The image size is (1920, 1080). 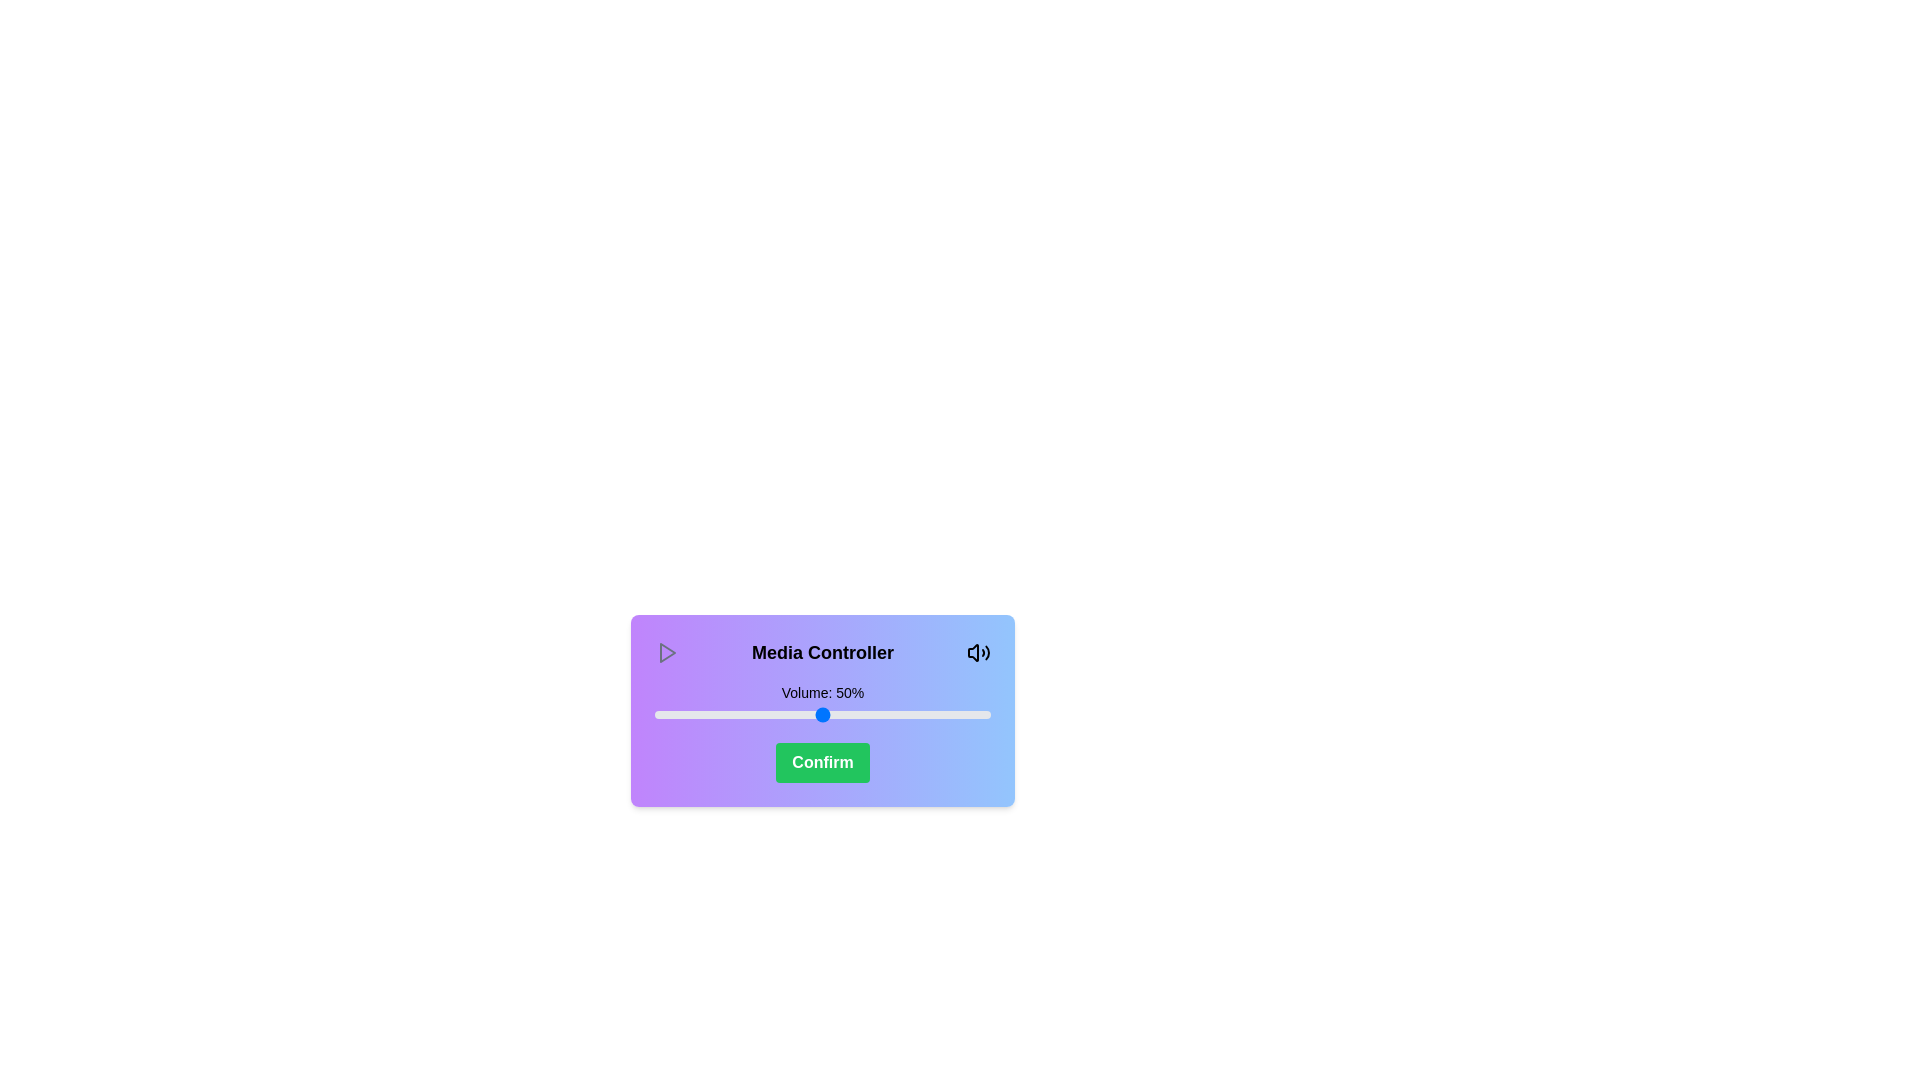 I want to click on play/pause button to toggle its state, so click(x=667, y=652).